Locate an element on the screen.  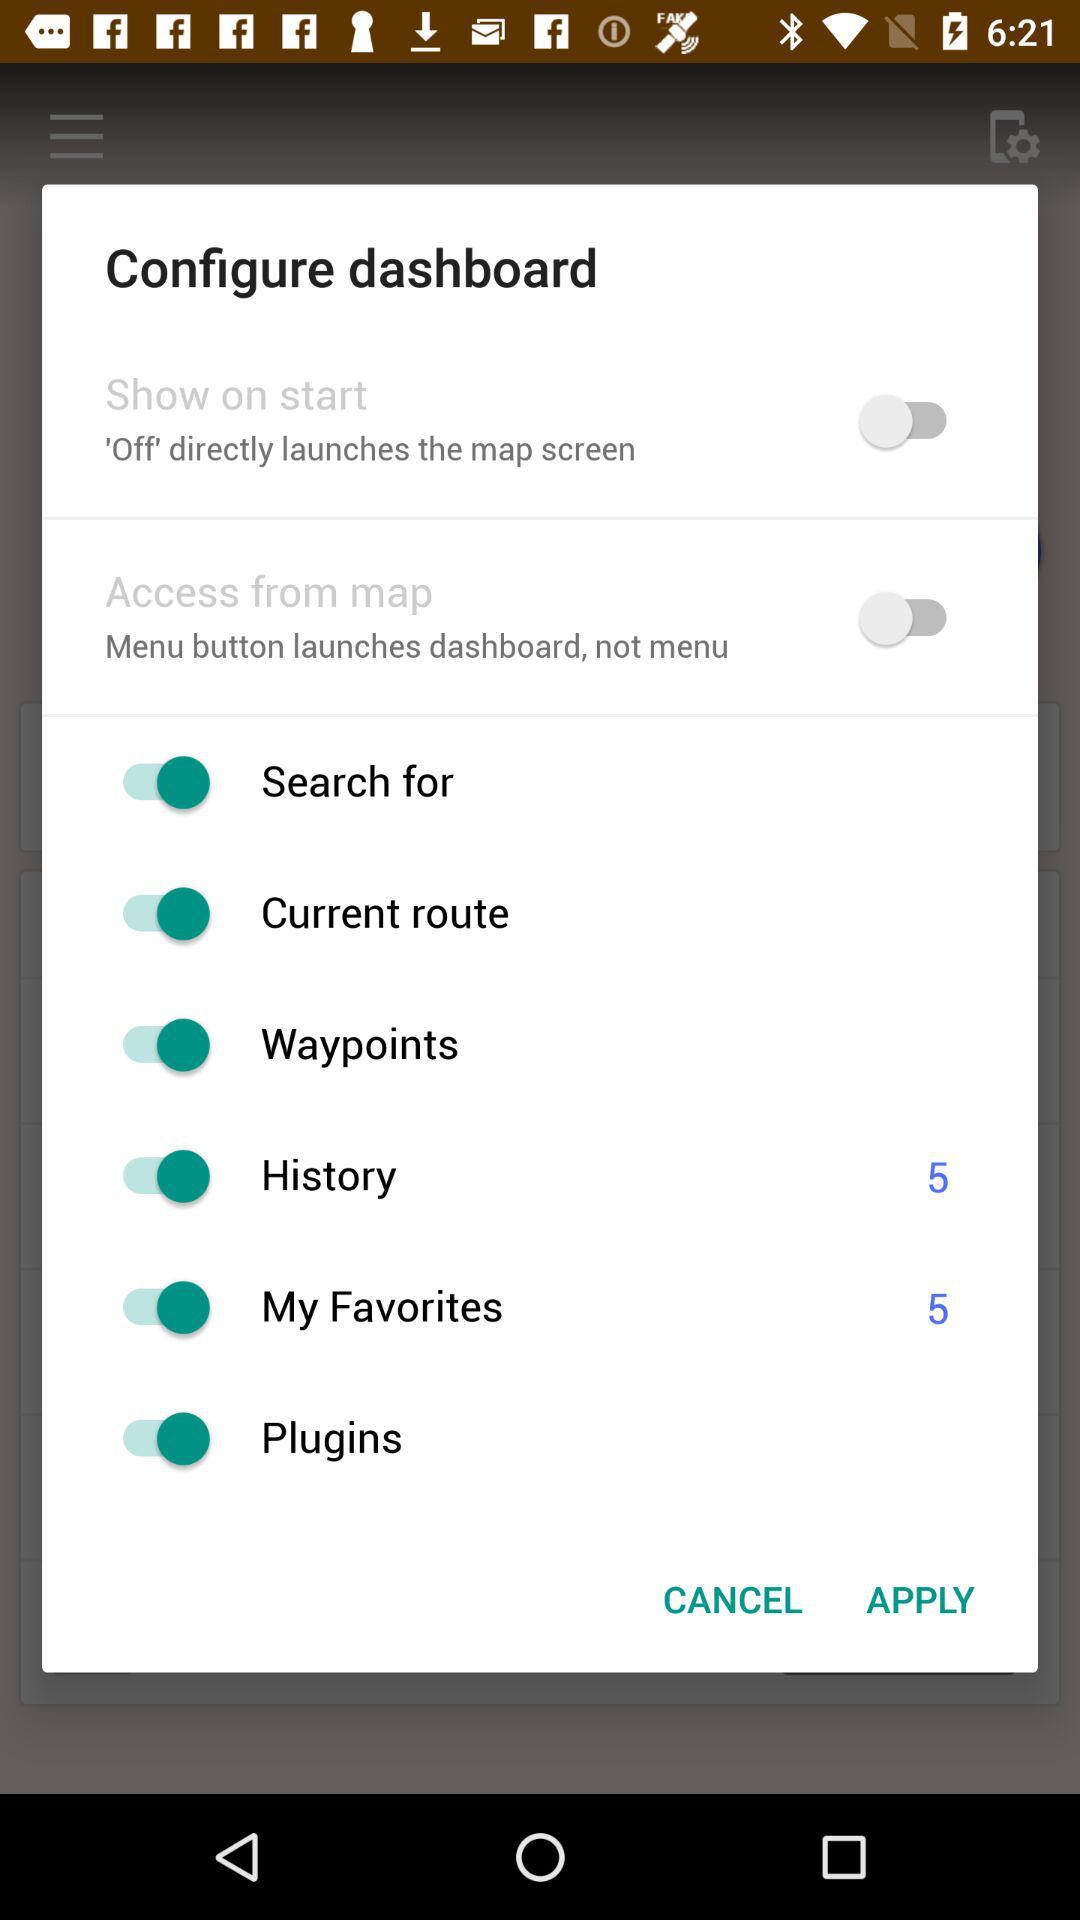
the off directly launches icon is located at coordinates (456, 449).